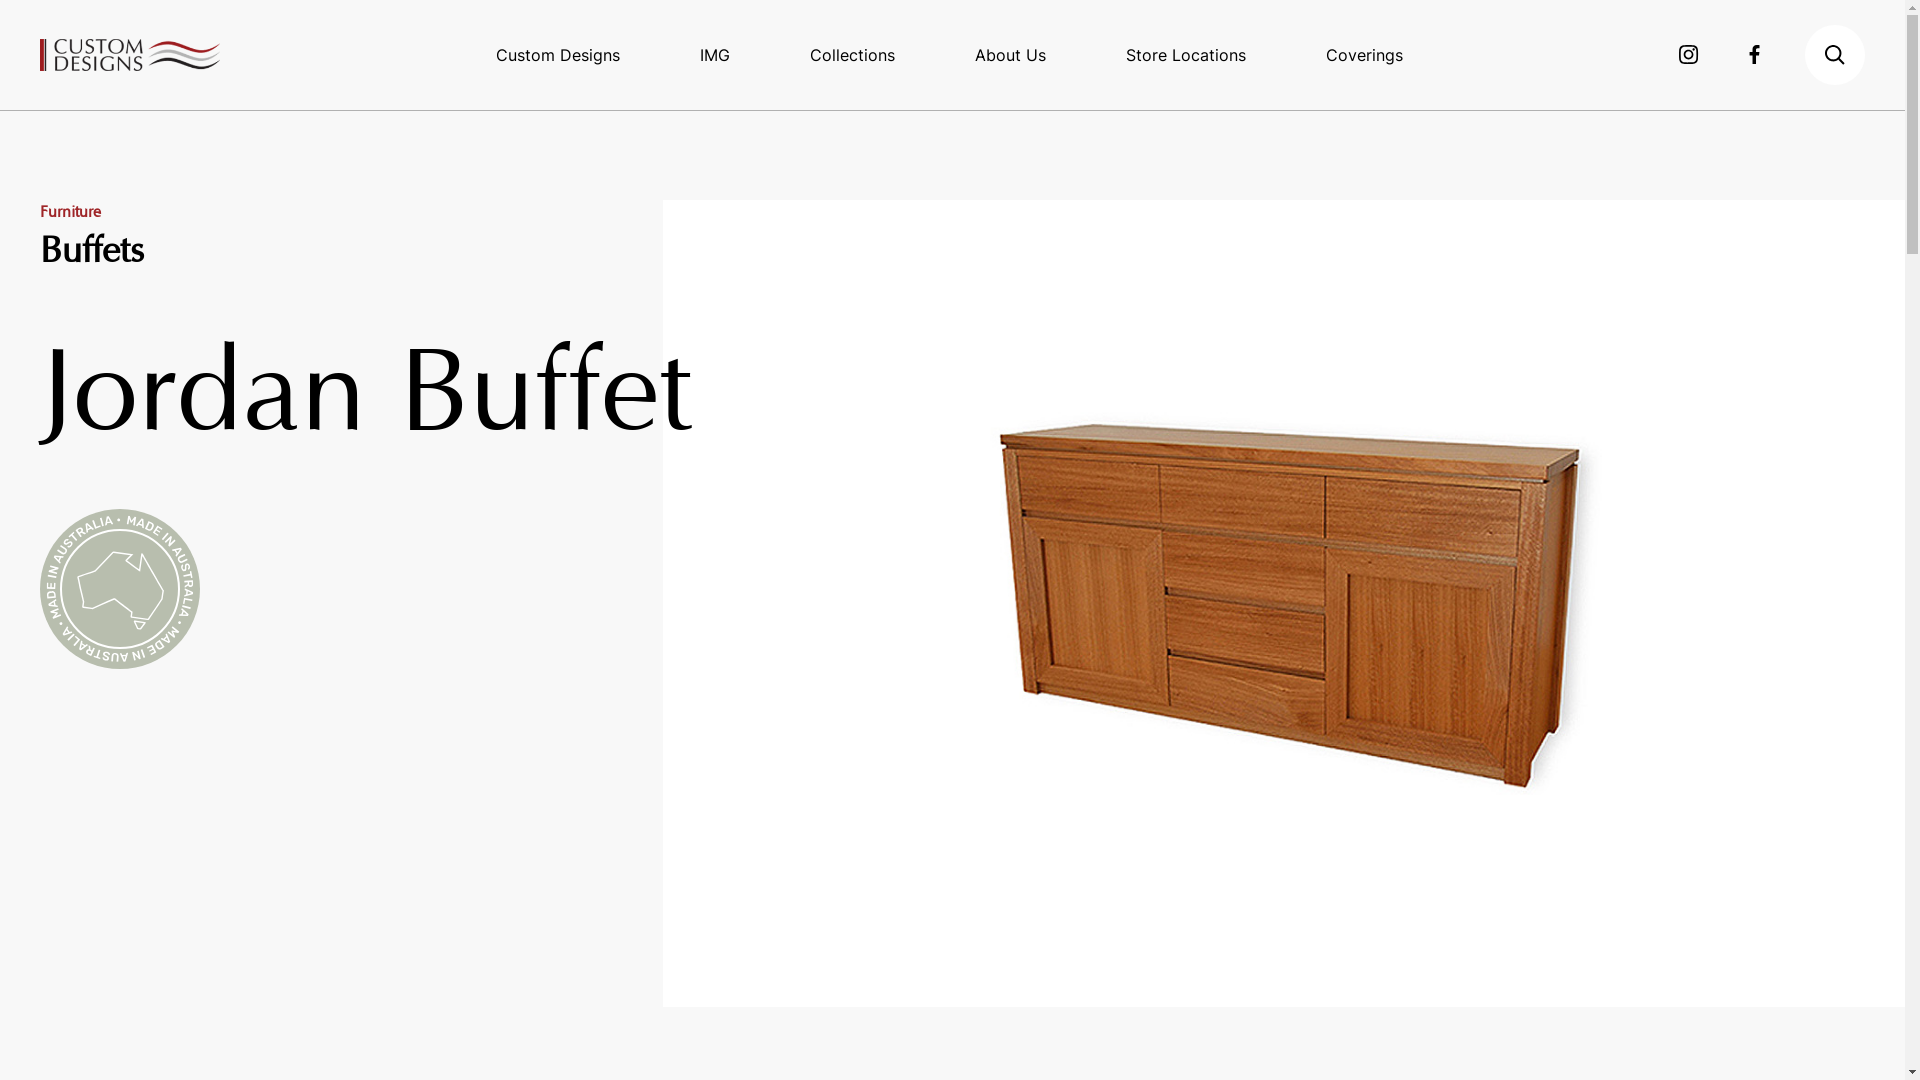 The image size is (1920, 1080). Describe the element at coordinates (1747, 53) in the screenshot. I see `'Facebook'` at that location.